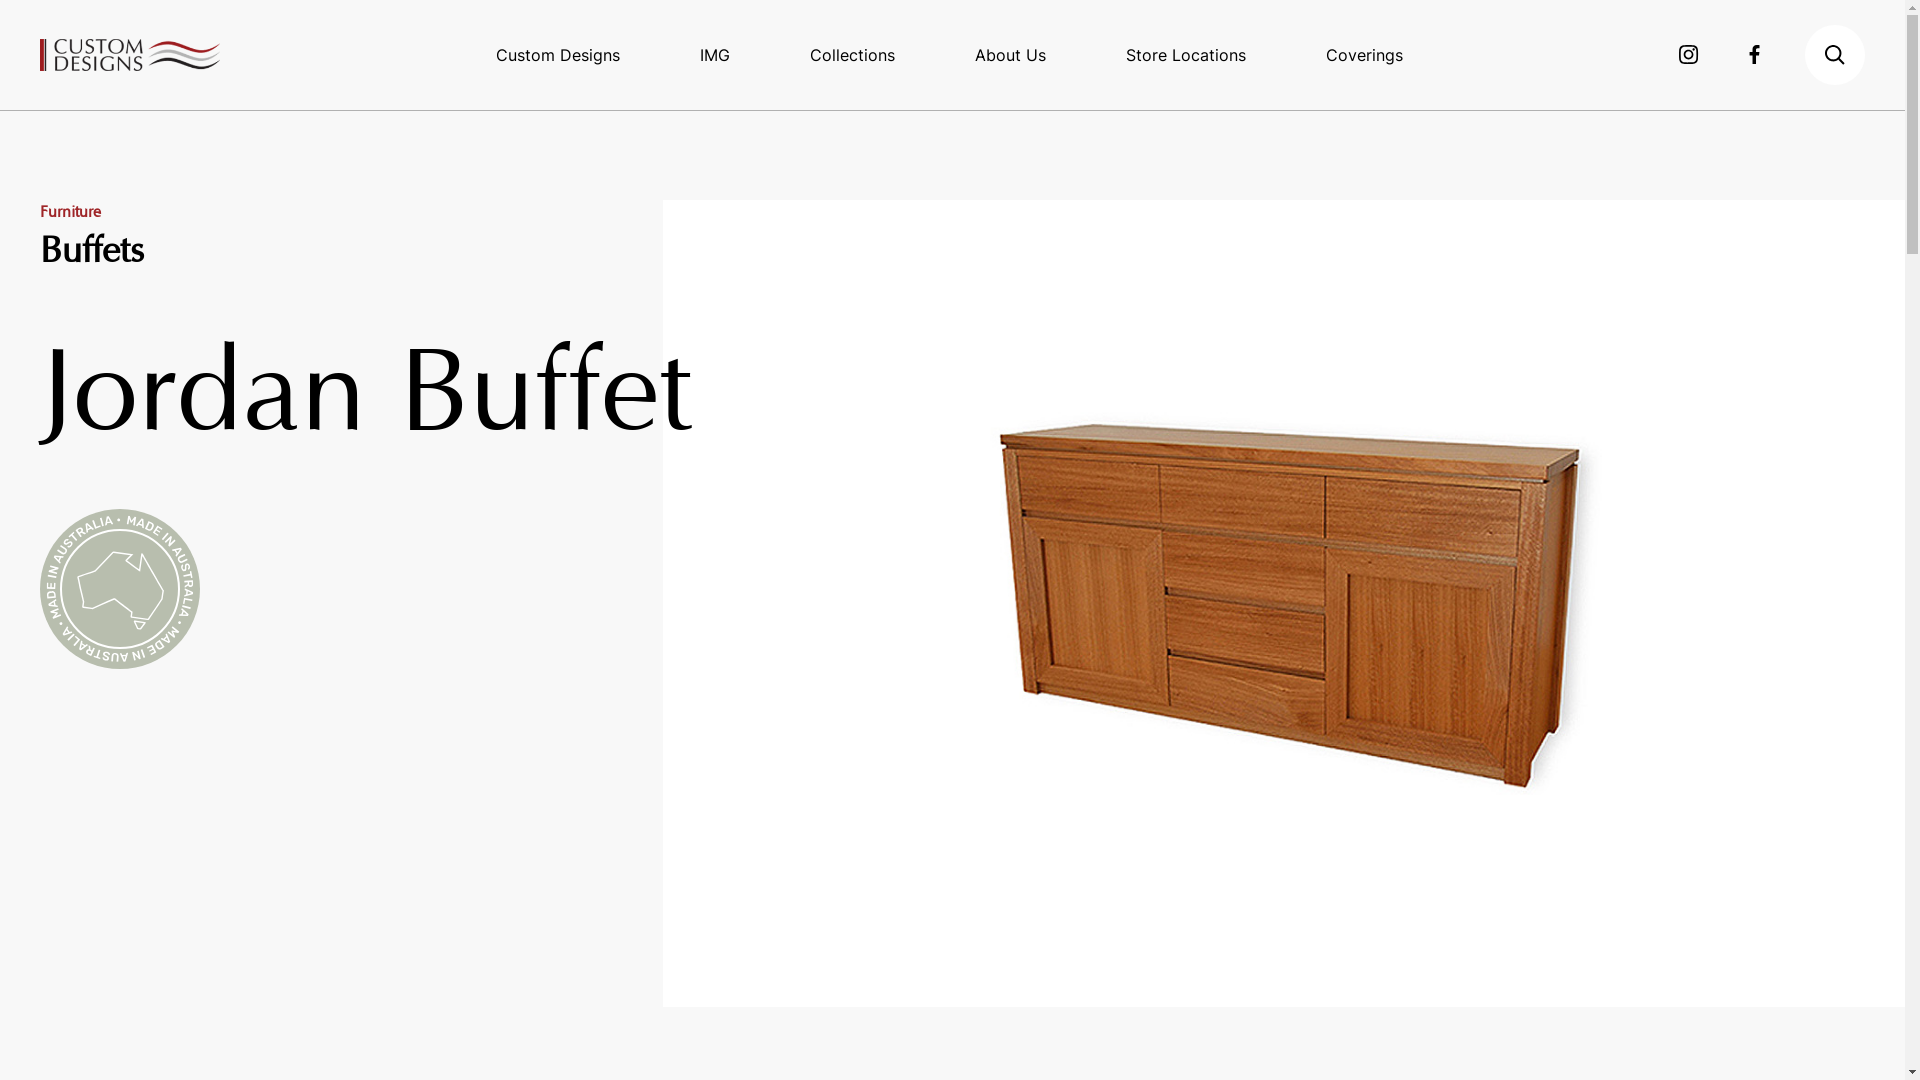 The image size is (1920, 1080). Describe the element at coordinates (1747, 53) in the screenshot. I see `'Facebook'` at that location.